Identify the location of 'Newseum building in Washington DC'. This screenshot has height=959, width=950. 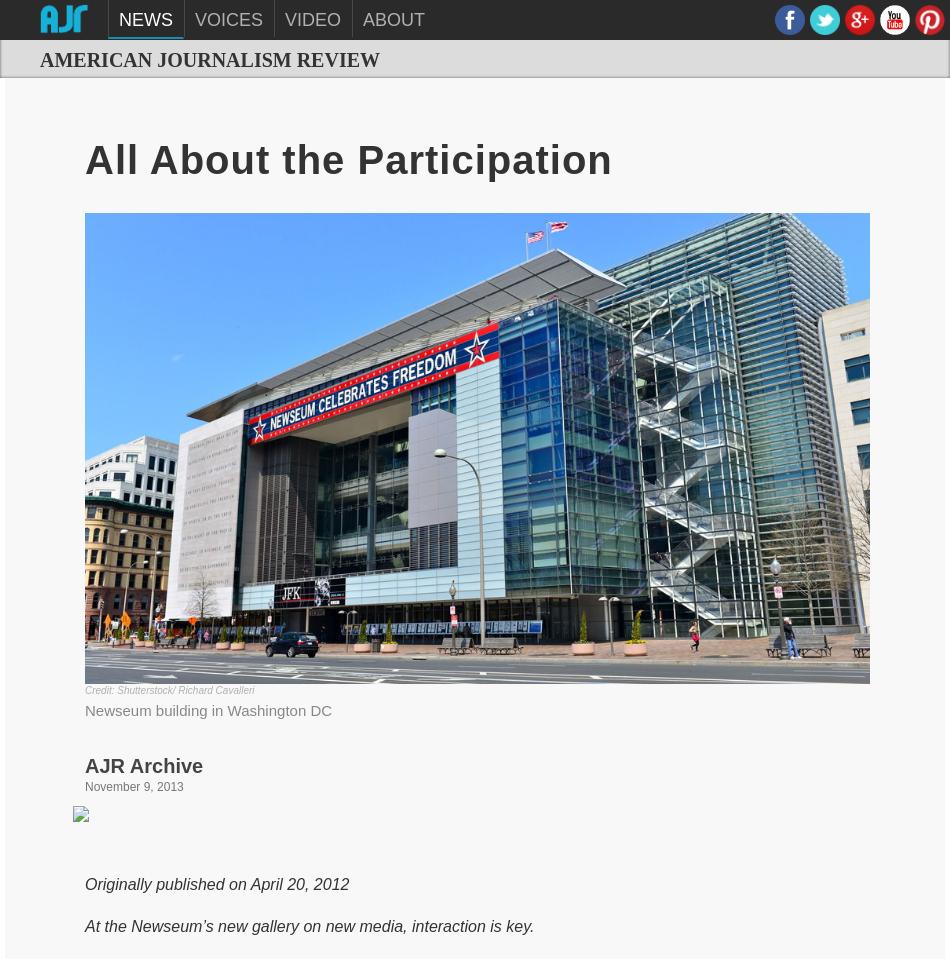
(208, 708).